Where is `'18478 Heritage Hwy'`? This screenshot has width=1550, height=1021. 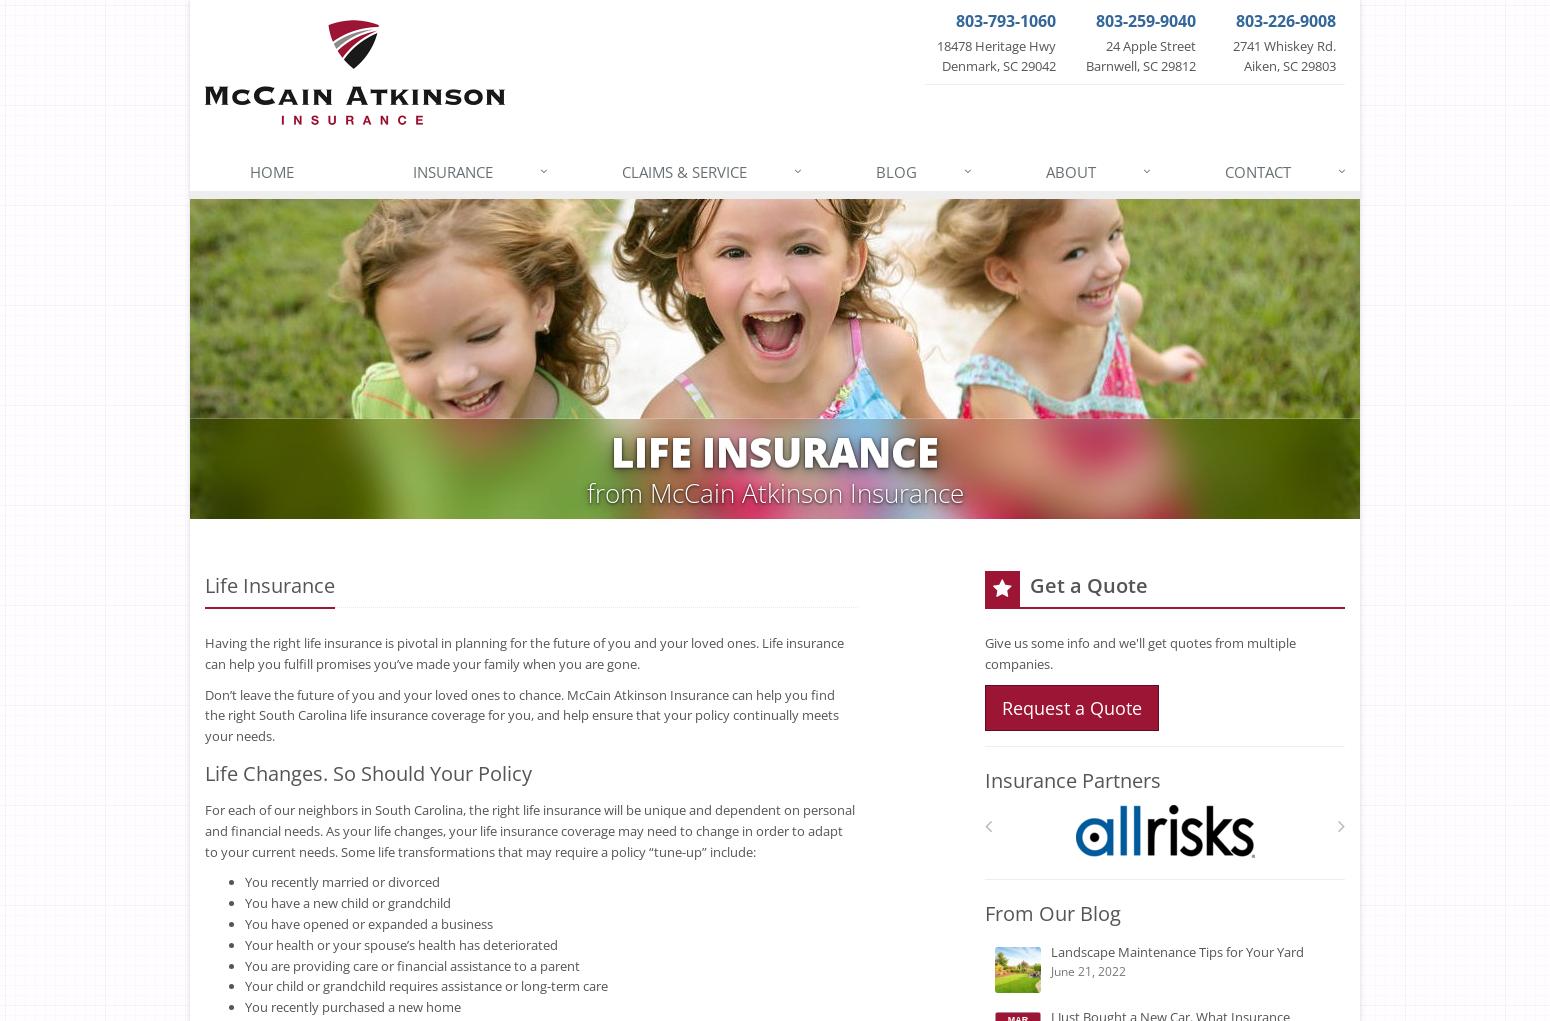
'18478 Heritage Hwy' is located at coordinates (935, 45).